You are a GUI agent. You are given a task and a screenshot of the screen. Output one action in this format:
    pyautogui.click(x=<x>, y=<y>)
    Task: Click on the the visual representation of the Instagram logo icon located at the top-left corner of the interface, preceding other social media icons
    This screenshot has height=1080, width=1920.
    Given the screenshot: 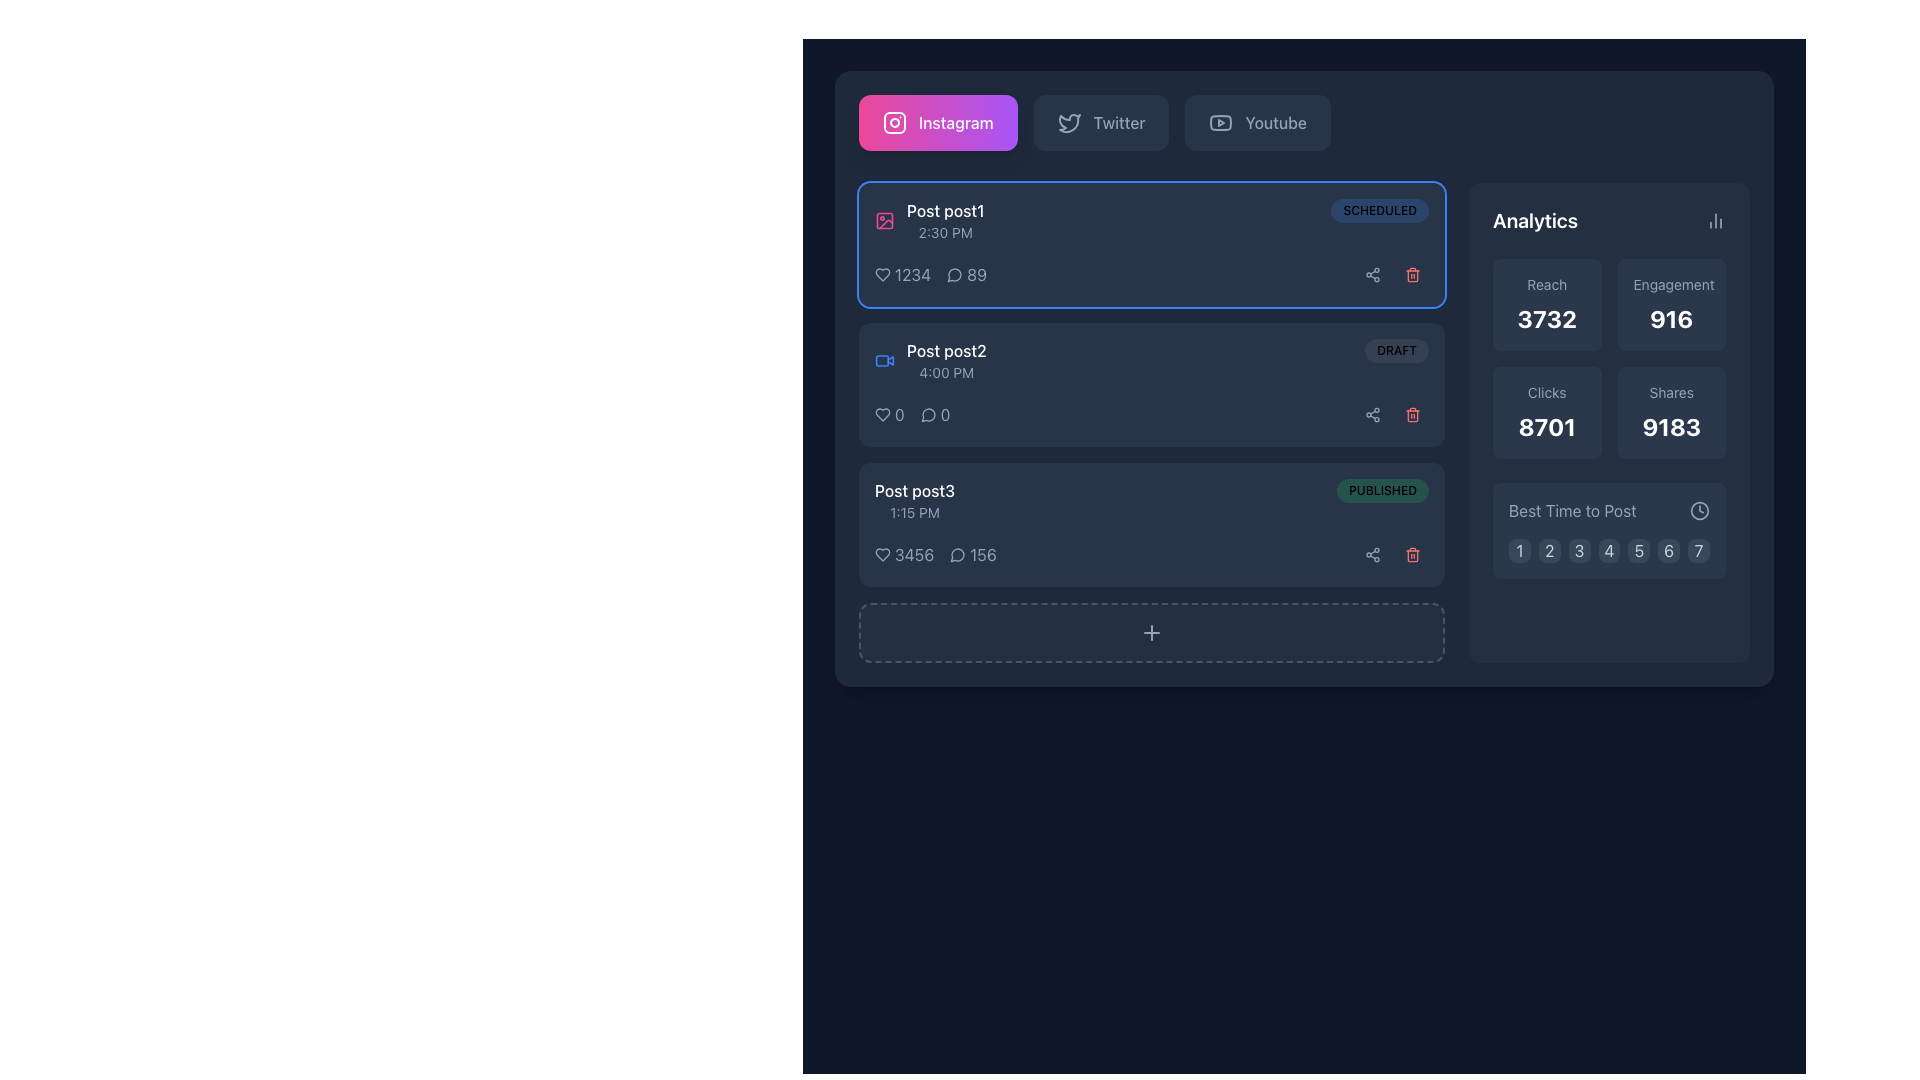 What is the action you would take?
    pyautogui.click(x=893, y=123)
    